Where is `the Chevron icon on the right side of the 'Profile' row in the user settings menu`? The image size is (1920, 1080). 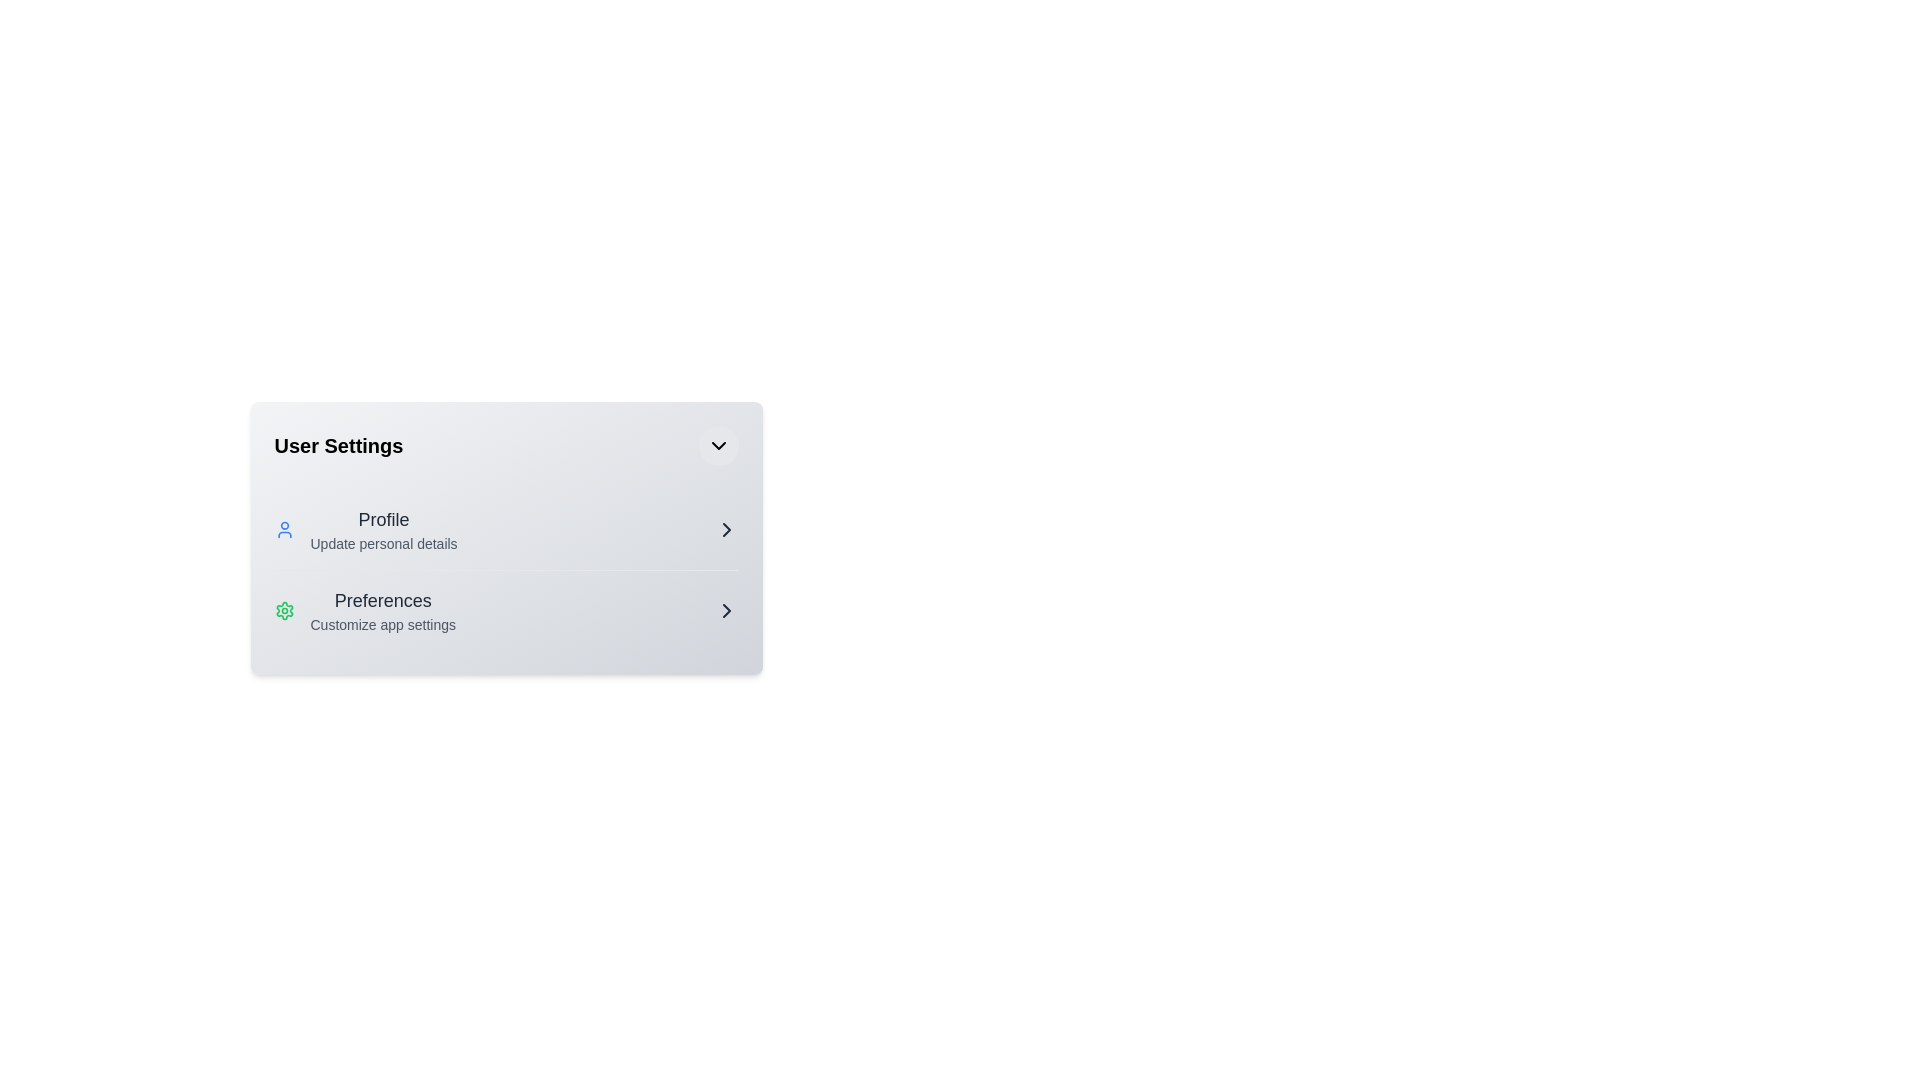 the Chevron icon on the right side of the 'Profile' row in the user settings menu is located at coordinates (725, 528).